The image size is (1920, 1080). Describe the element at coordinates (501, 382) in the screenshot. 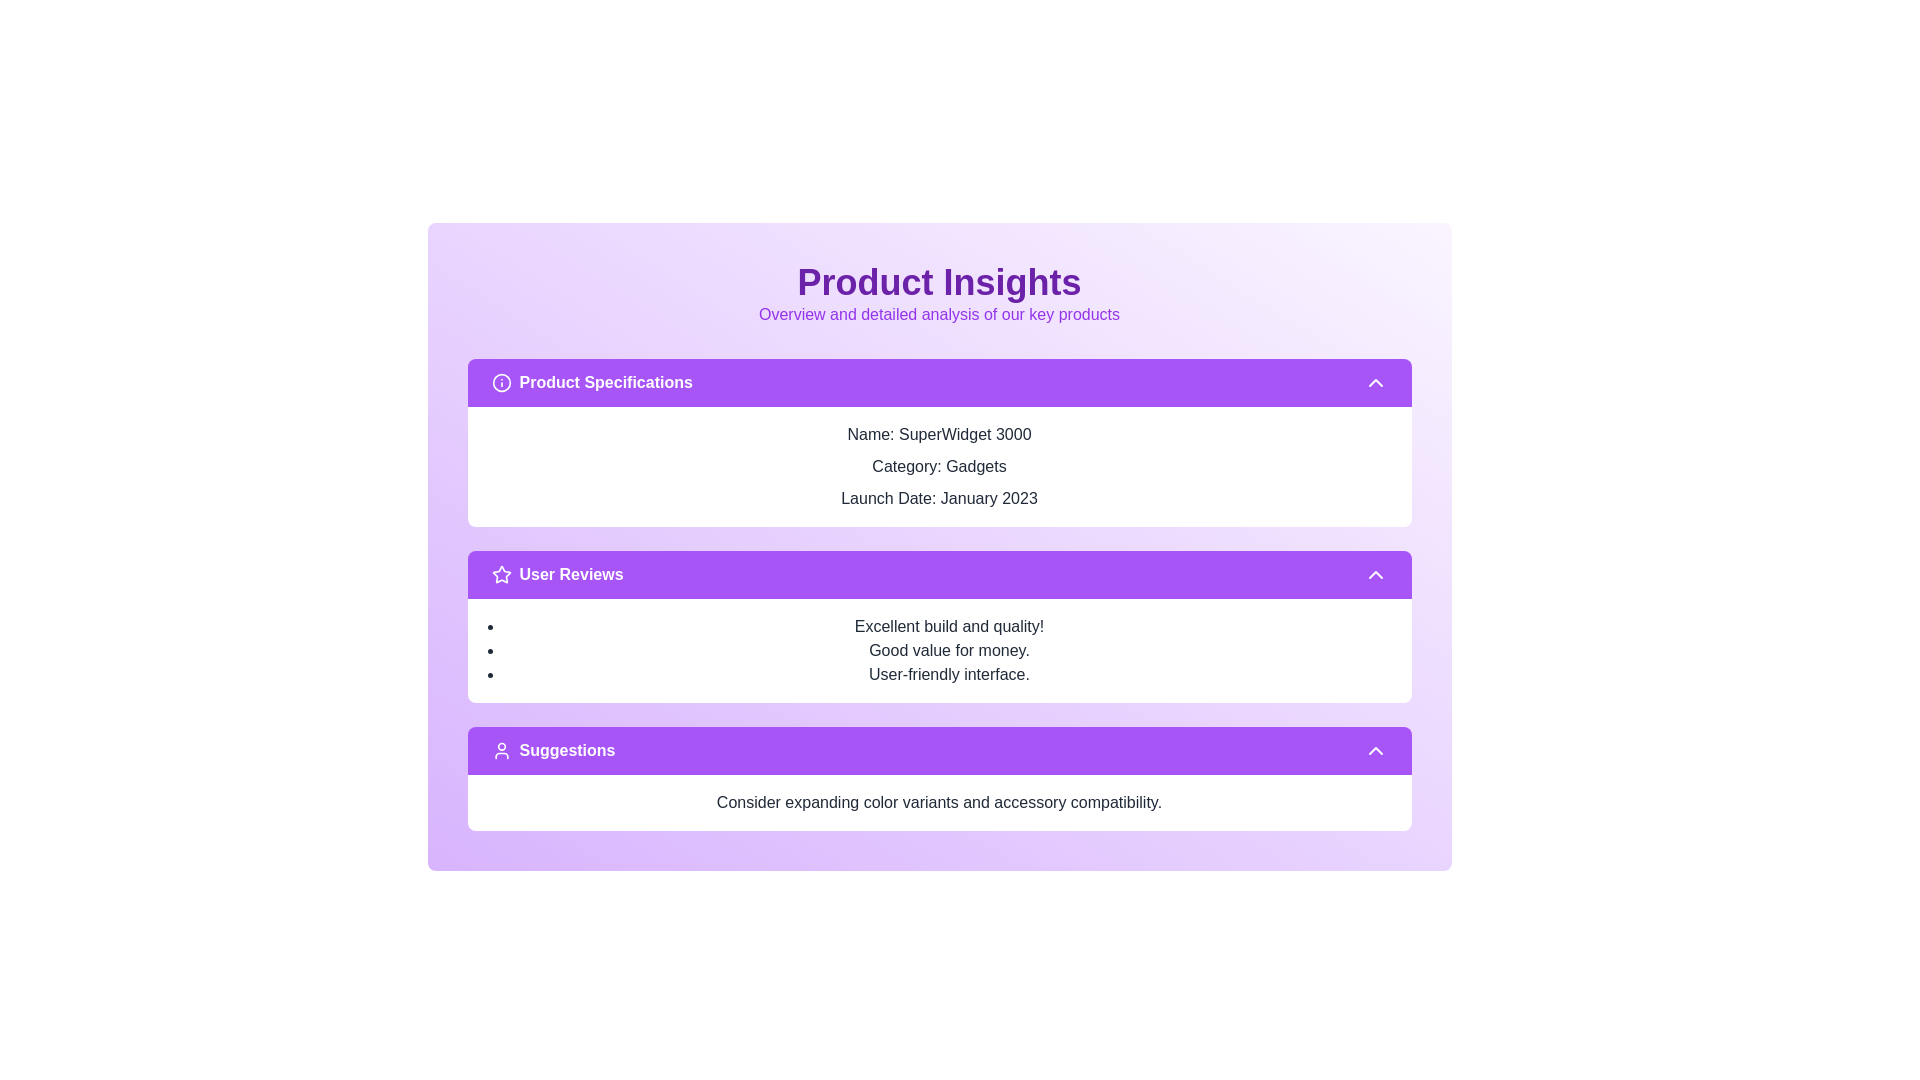

I see `the largest circular icon in the SVG component that serves as part of an information symbol by moving the cursor to its center` at that location.